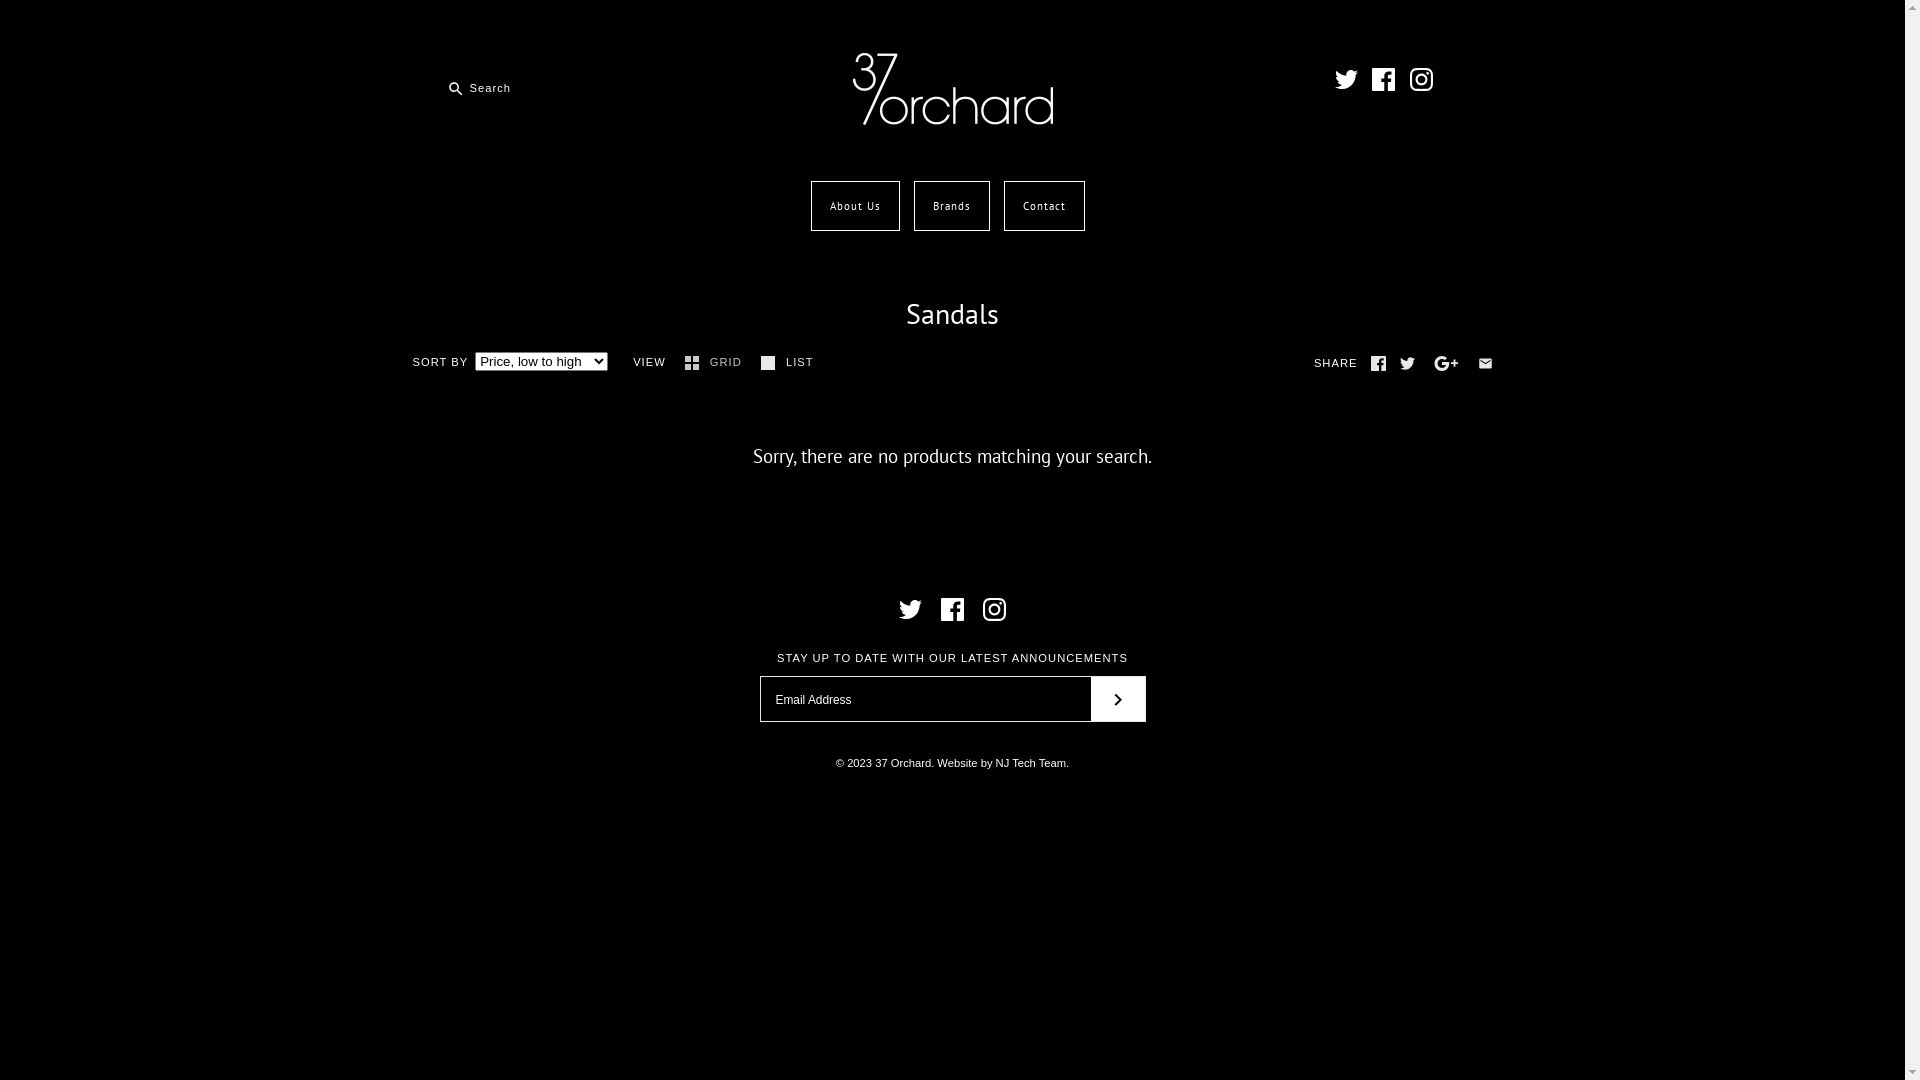 This screenshot has height=1080, width=1920. Describe the element at coordinates (1346, 78) in the screenshot. I see `'Twitter'` at that location.